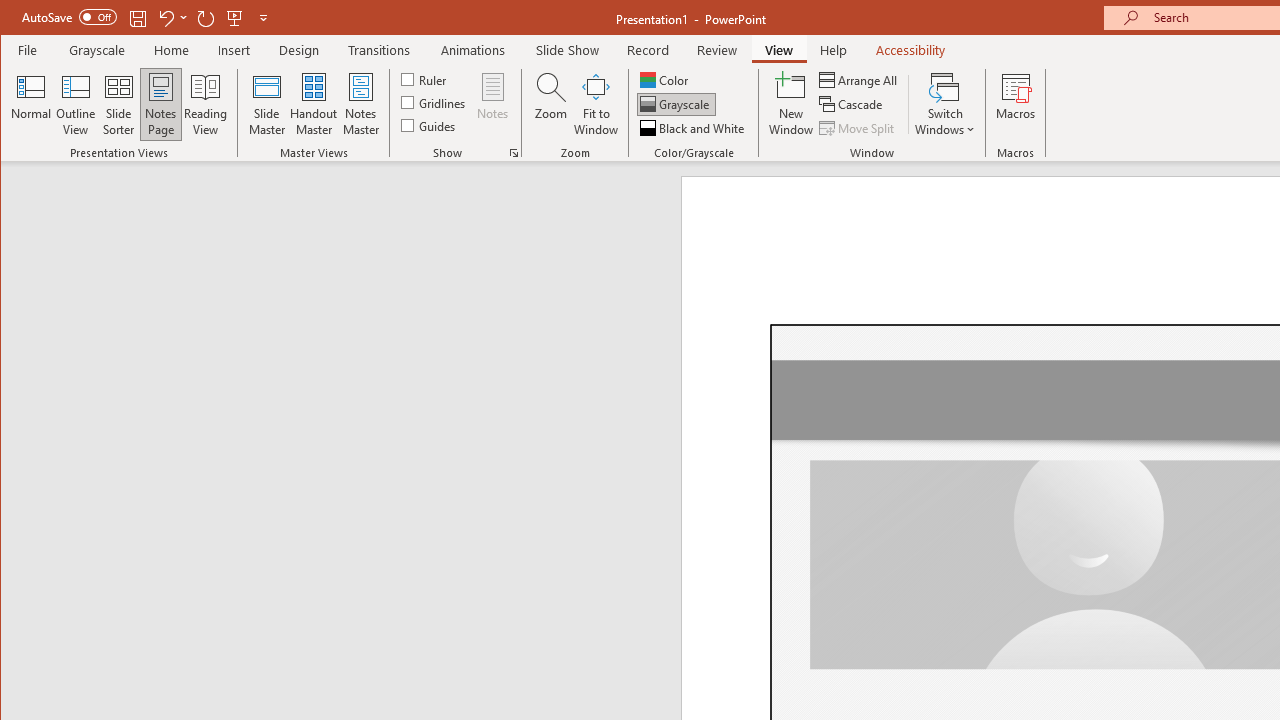 The height and width of the screenshot is (720, 1280). What do you see at coordinates (313, 104) in the screenshot?
I see `'Handout Master'` at bounding box center [313, 104].